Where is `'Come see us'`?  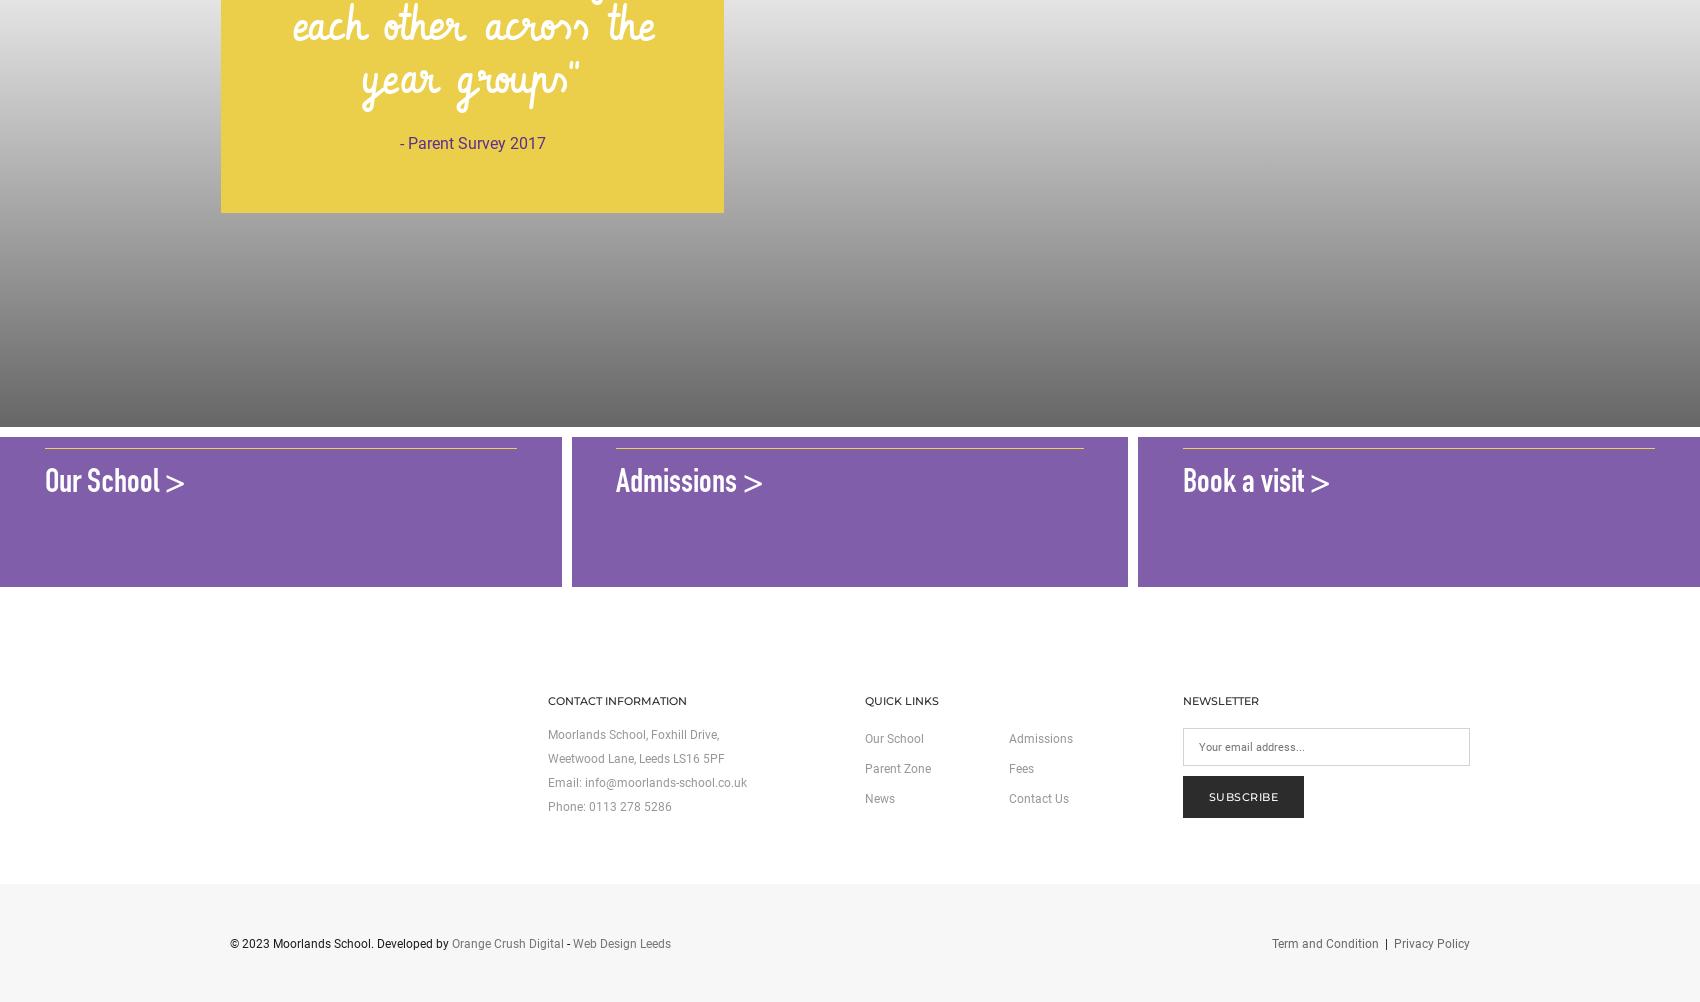 'Come see us' is located at coordinates (1227, 413).